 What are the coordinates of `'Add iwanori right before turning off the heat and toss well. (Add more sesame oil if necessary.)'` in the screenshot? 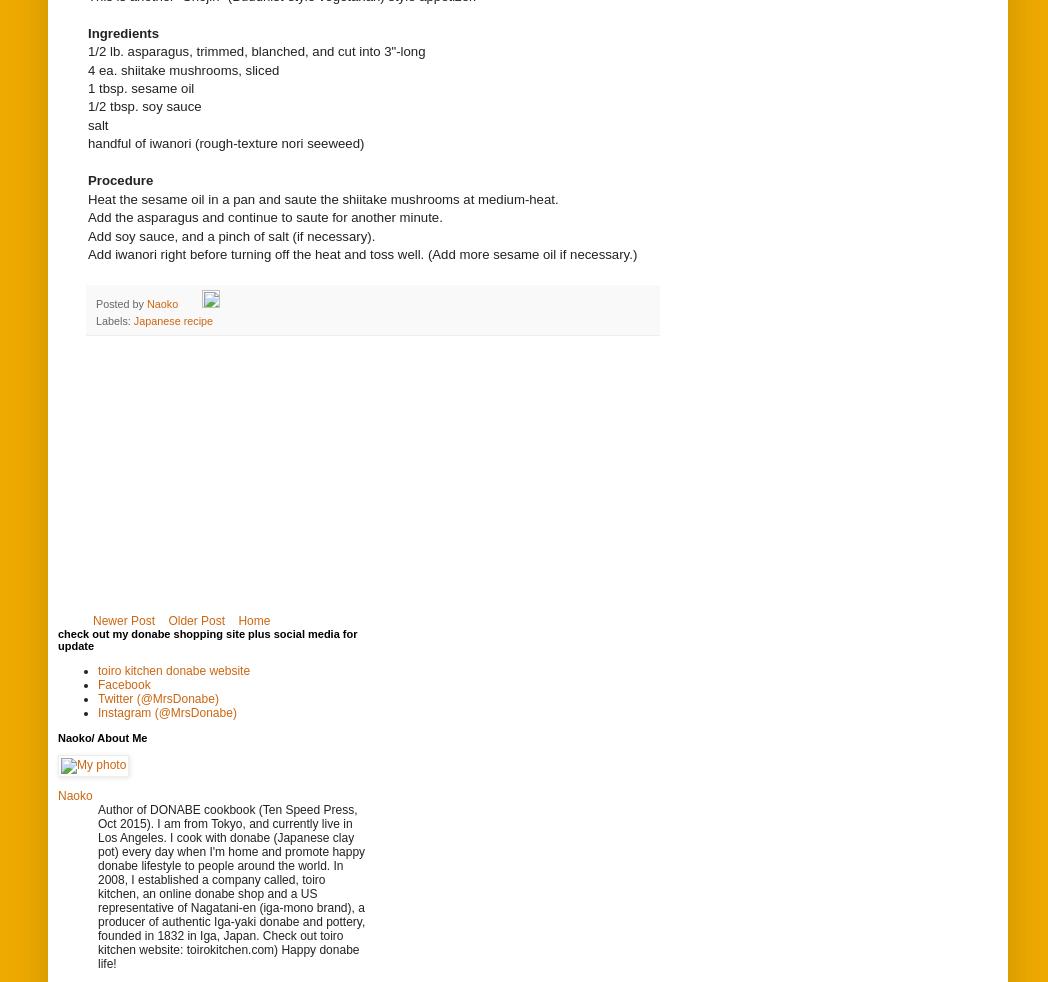 It's located at (361, 254).